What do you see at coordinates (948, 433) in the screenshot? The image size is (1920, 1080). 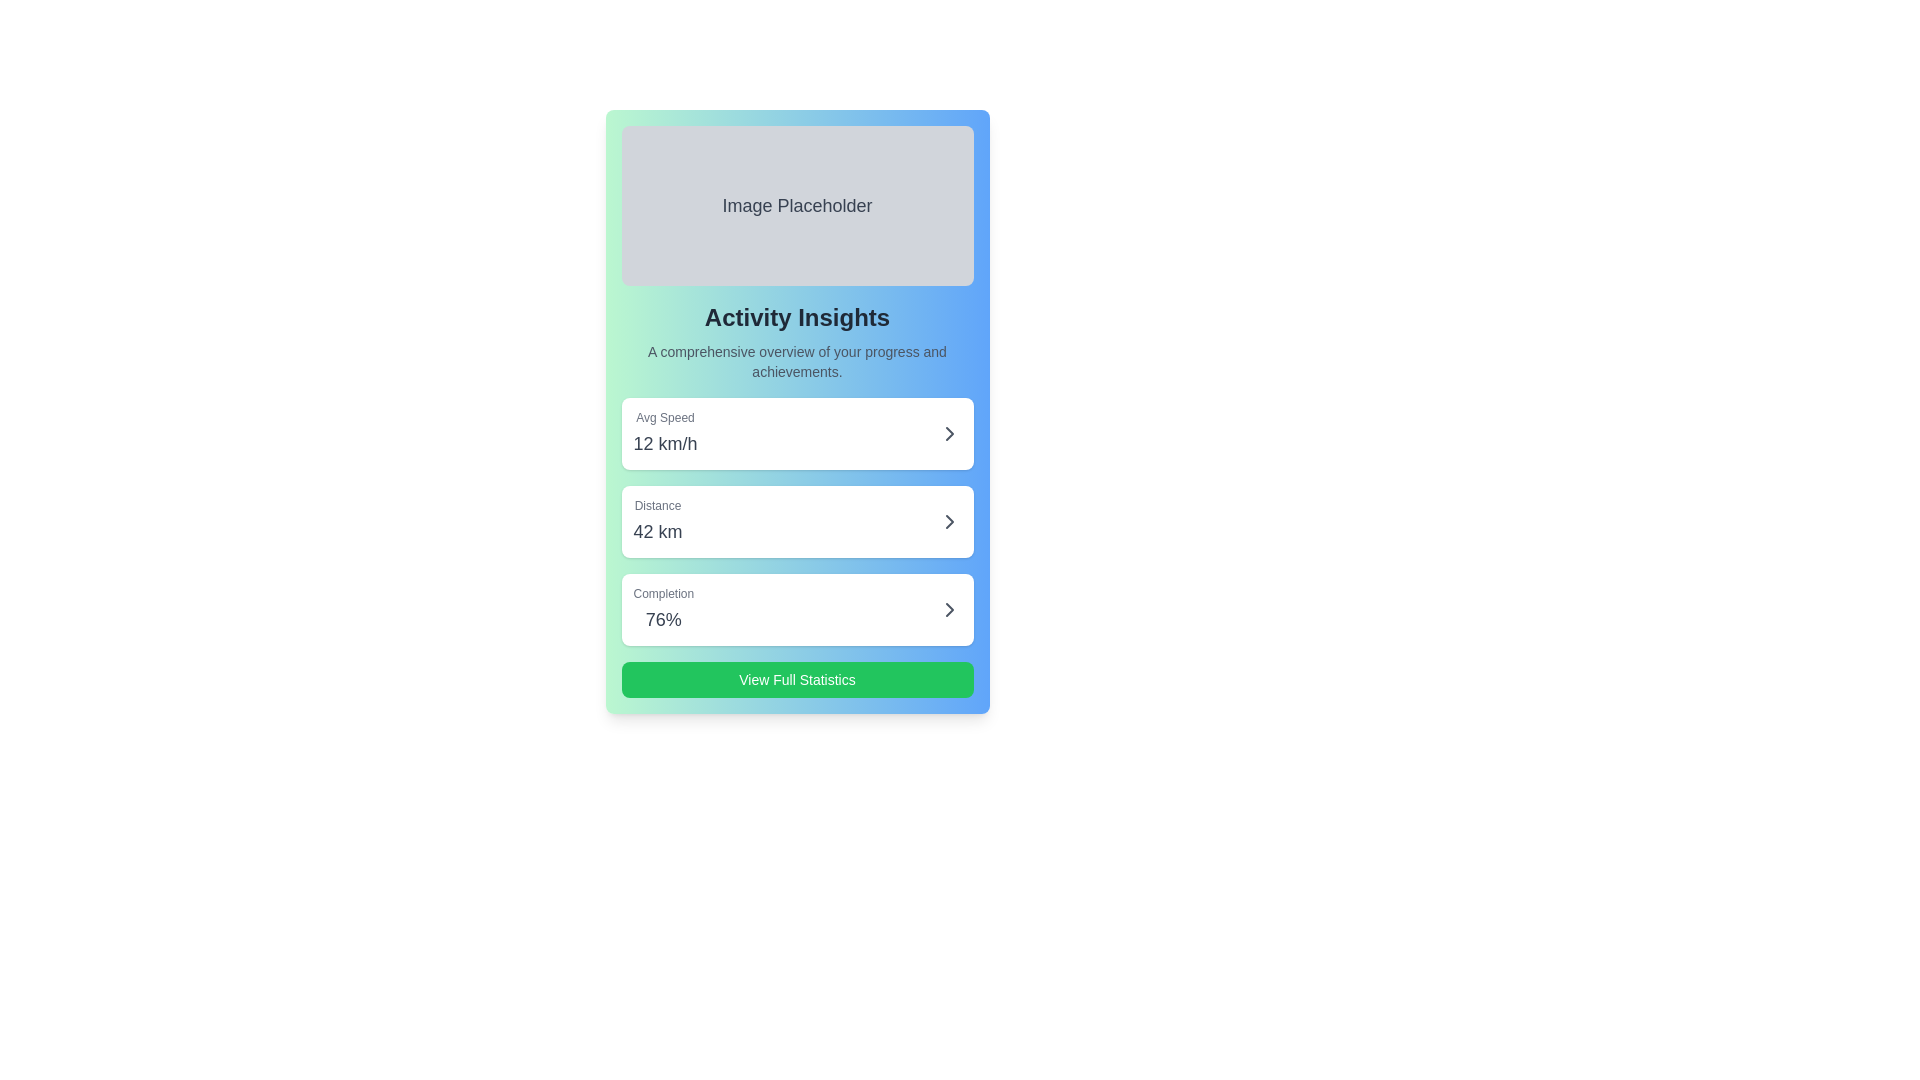 I see `the gray right-pointing chevron icon button located at the far-right side of the 'Avg Speed' block` at bounding box center [948, 433].